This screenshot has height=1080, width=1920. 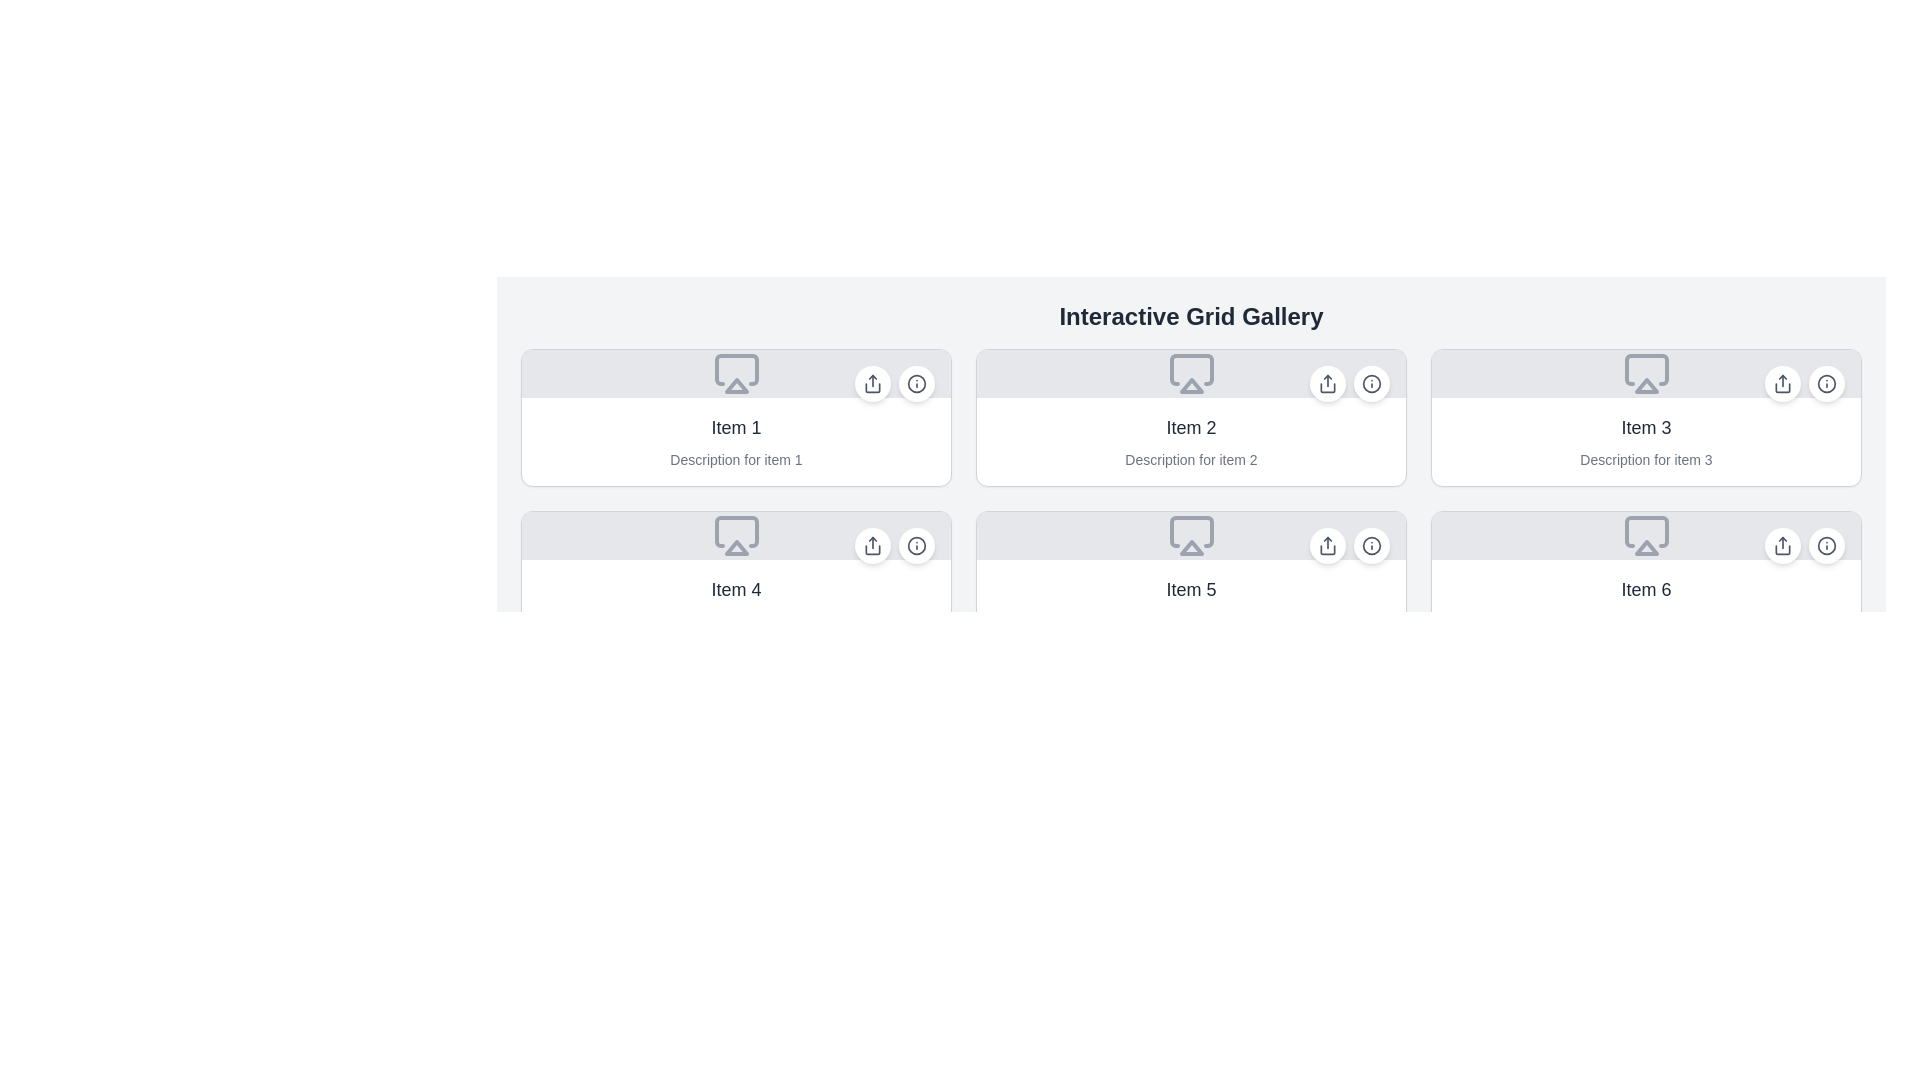 What do you see at coordinates (1328, 384) in the screenshot?
I see `the 'share' icon button represented by an upward arrow in a circular button with a white background` at bounding box center [1328, 384].